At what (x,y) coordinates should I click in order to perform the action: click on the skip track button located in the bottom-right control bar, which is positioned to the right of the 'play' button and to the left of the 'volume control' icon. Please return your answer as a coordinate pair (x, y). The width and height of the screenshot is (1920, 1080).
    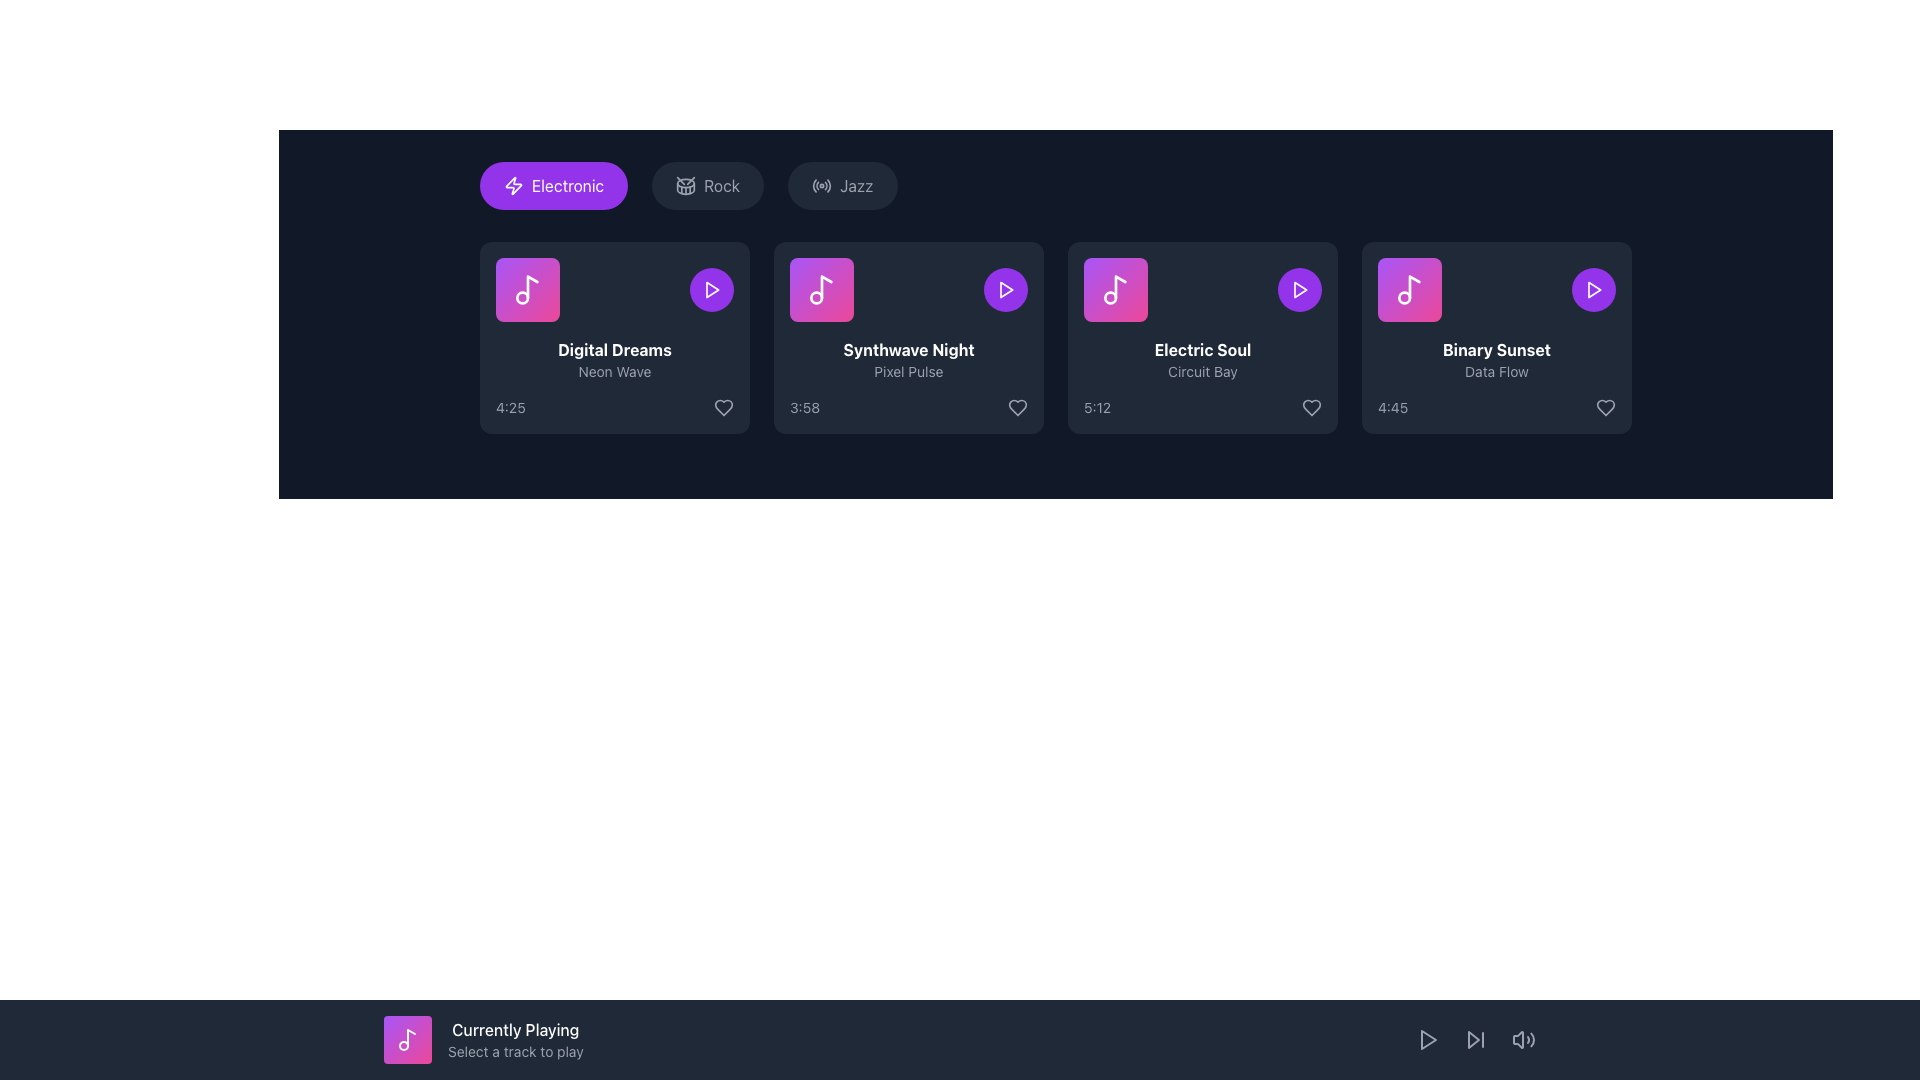
    Looking at the image, I should click on (1476, 1039).